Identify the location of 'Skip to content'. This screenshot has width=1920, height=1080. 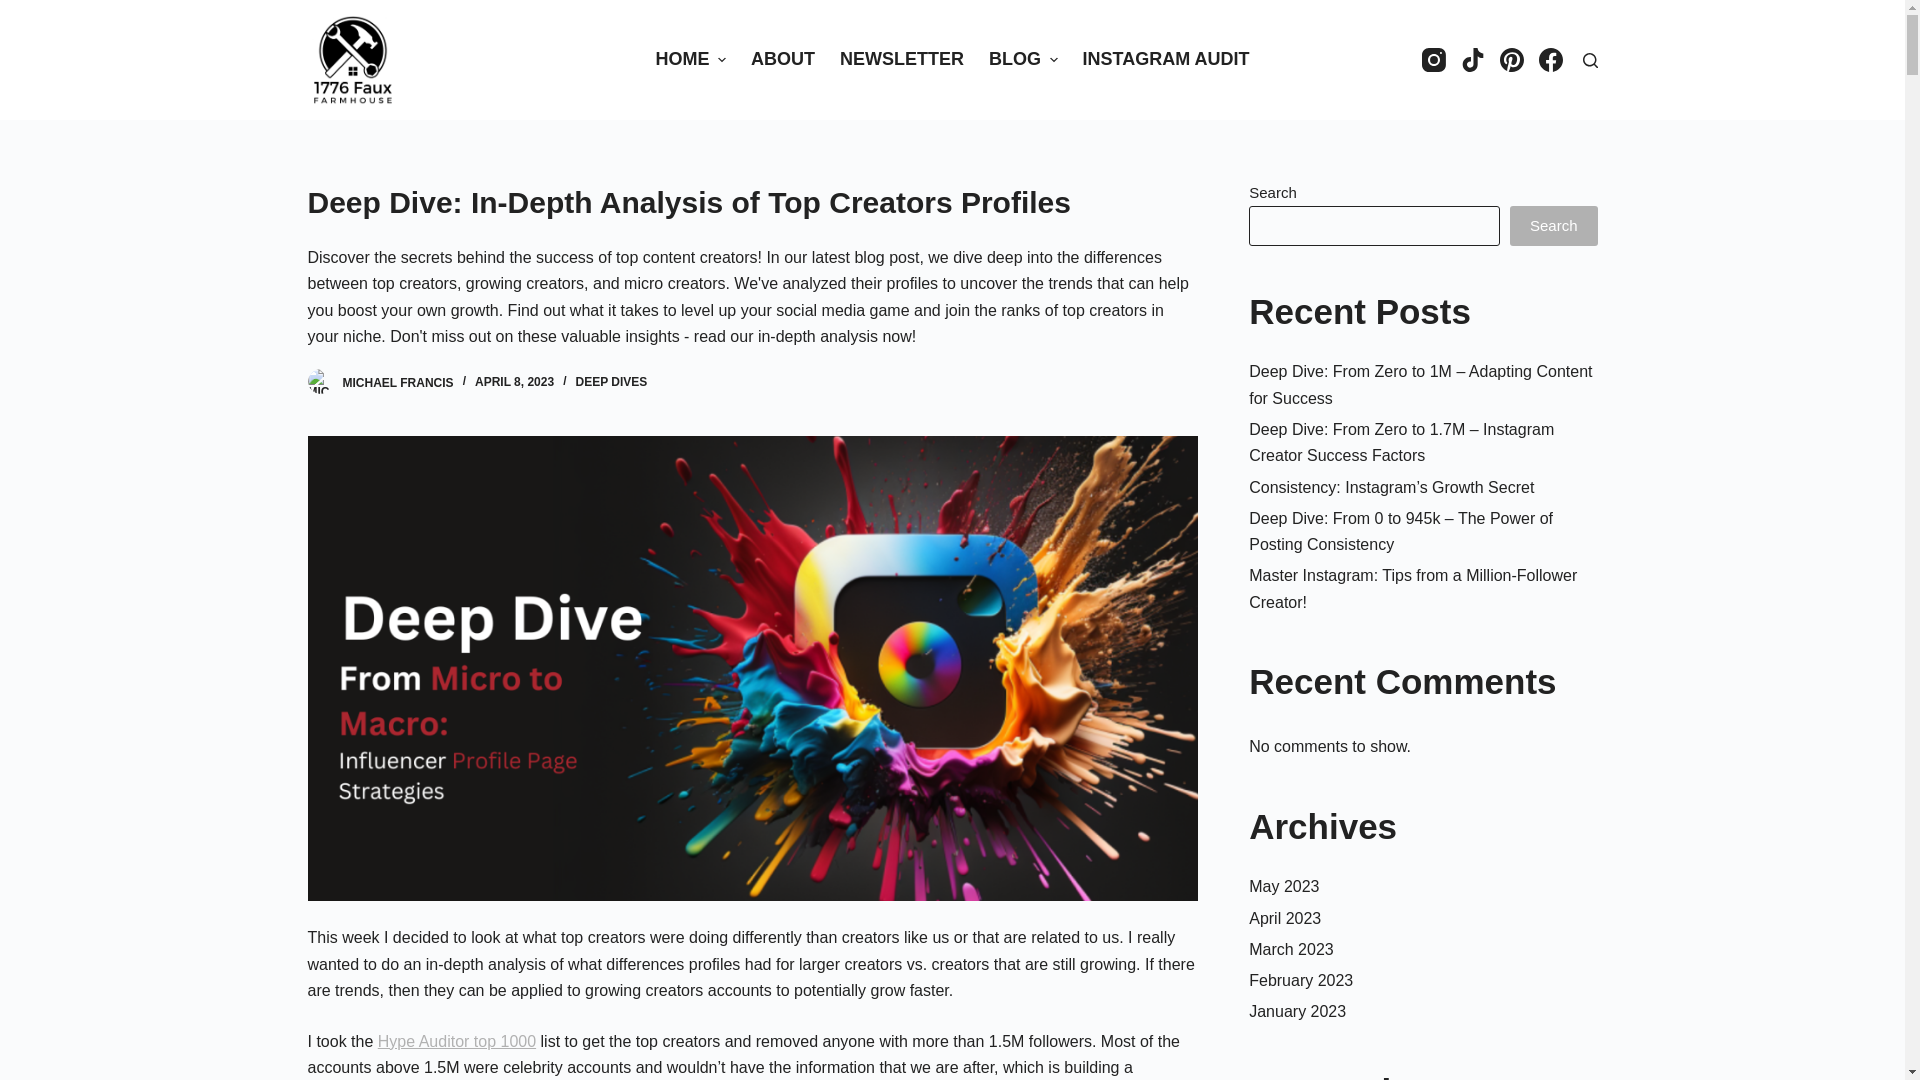
(19, 10).